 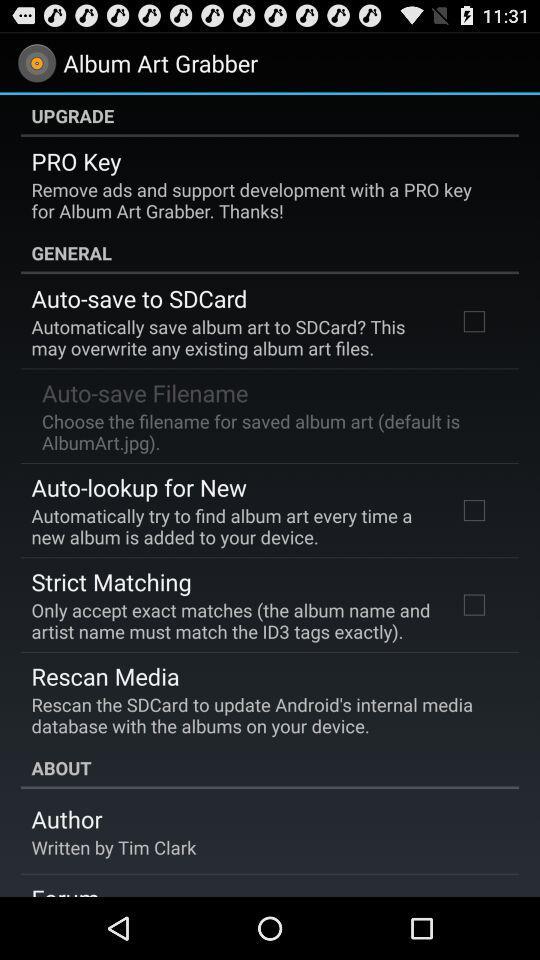 What do you see at coordinates (270, 115) in the screenshot?
I see `the upgrade item` at bounding box center [270, 115].